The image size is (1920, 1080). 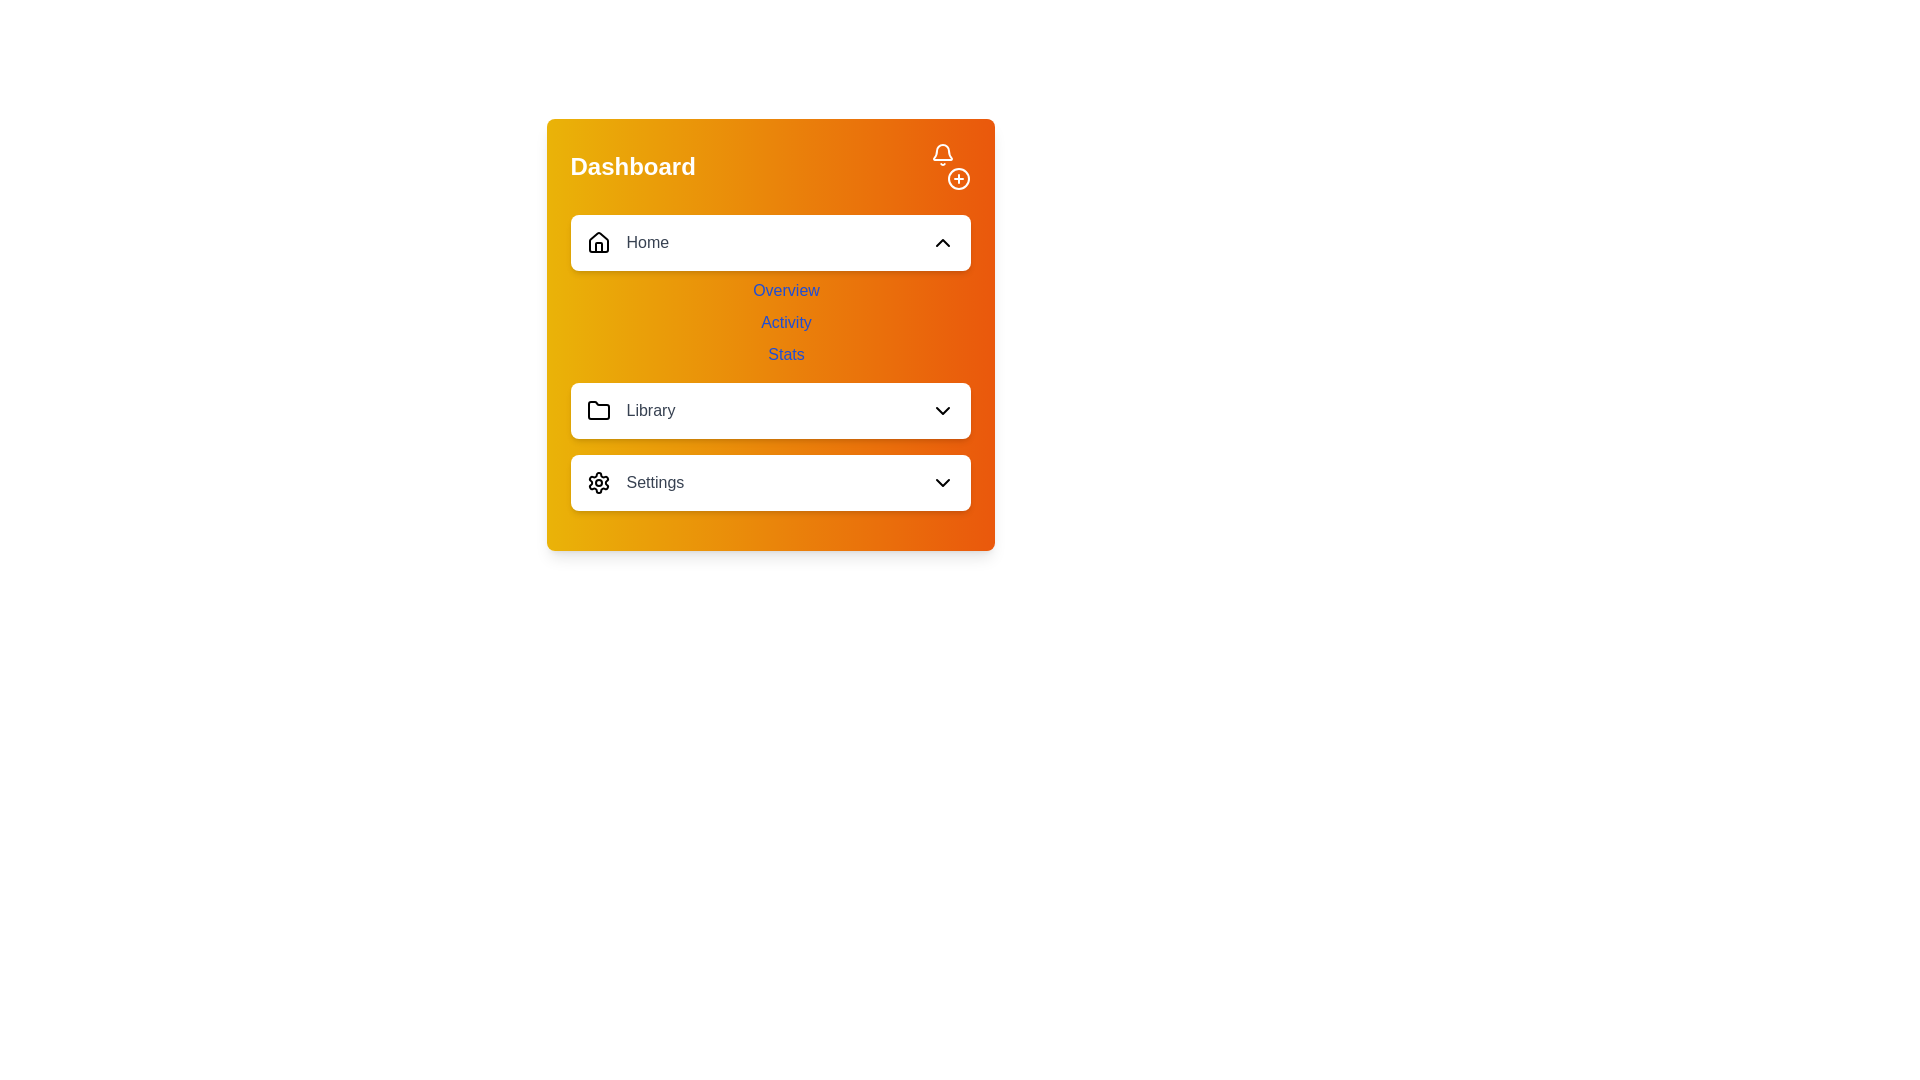 I want to click on the door icon of the house SVG, which is a central vertical section of the house structure, so click(x=597, y=246).